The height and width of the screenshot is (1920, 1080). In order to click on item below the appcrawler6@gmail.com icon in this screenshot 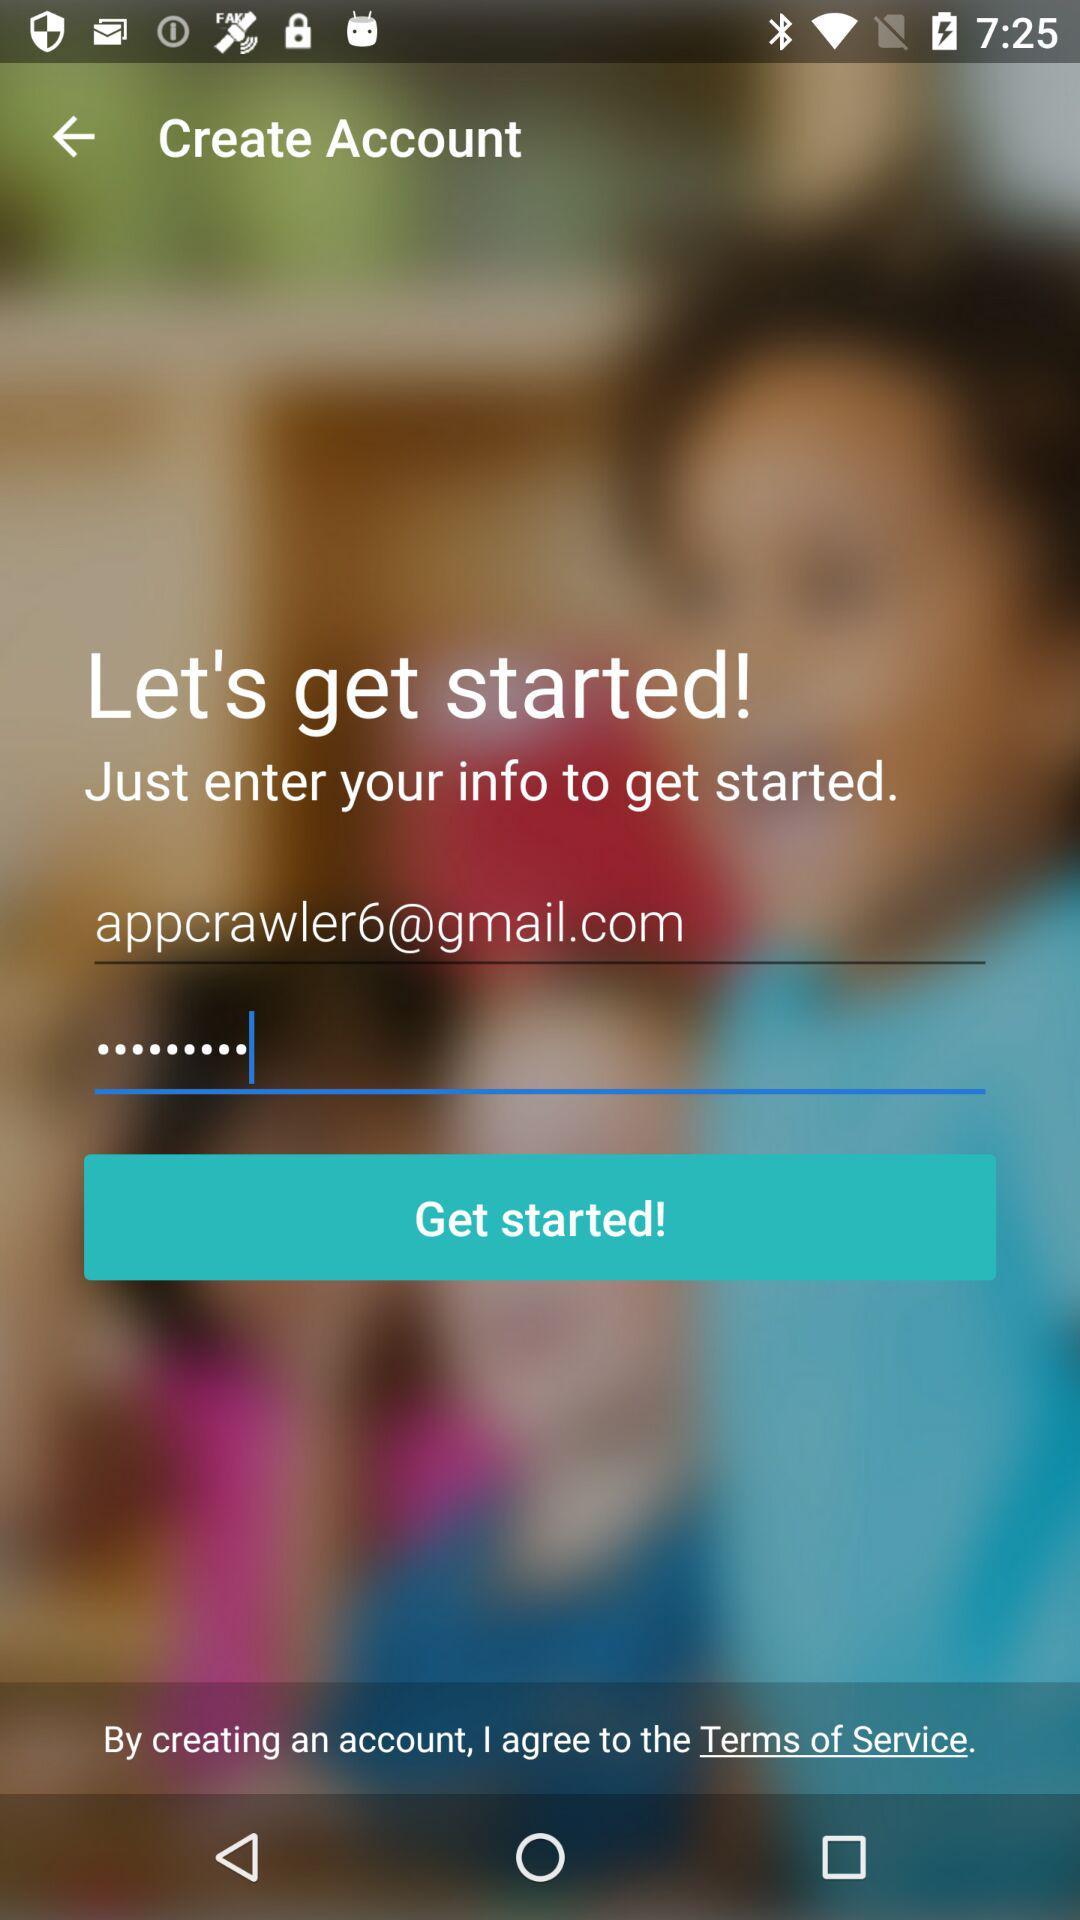, I will do `click(540, 1047)`.